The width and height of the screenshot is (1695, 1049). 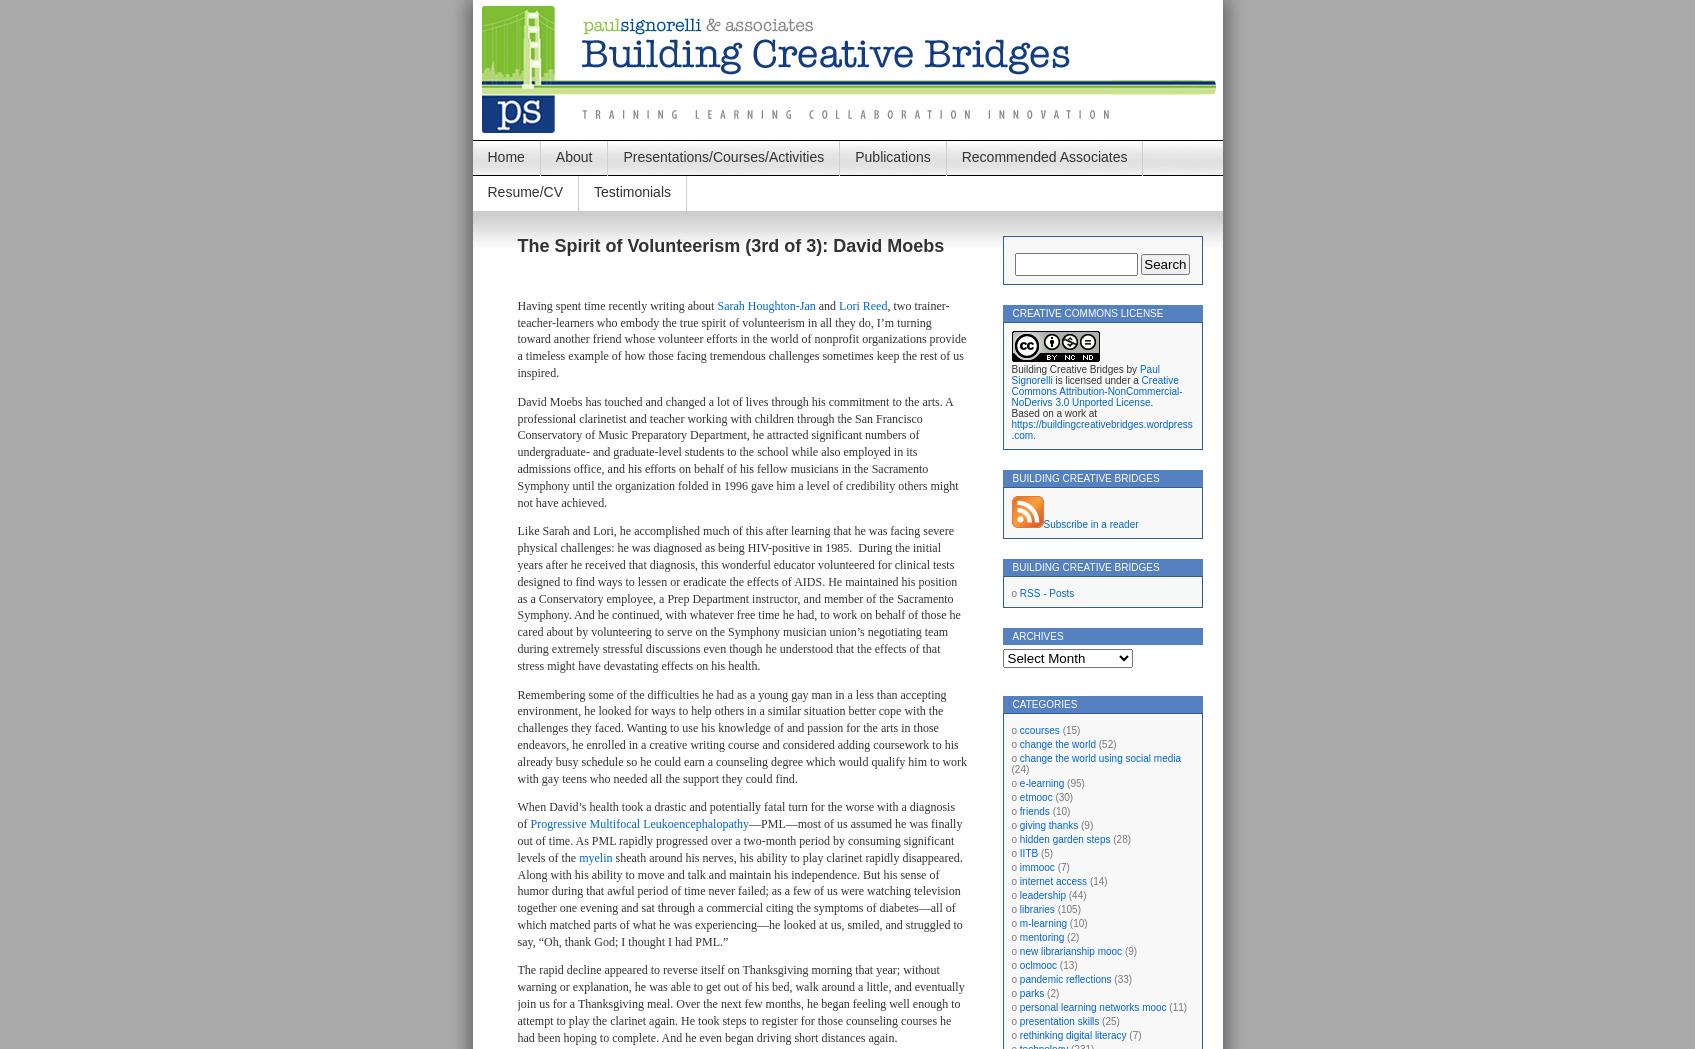 I want to click on 'friends', so click(x=1018, y=810).